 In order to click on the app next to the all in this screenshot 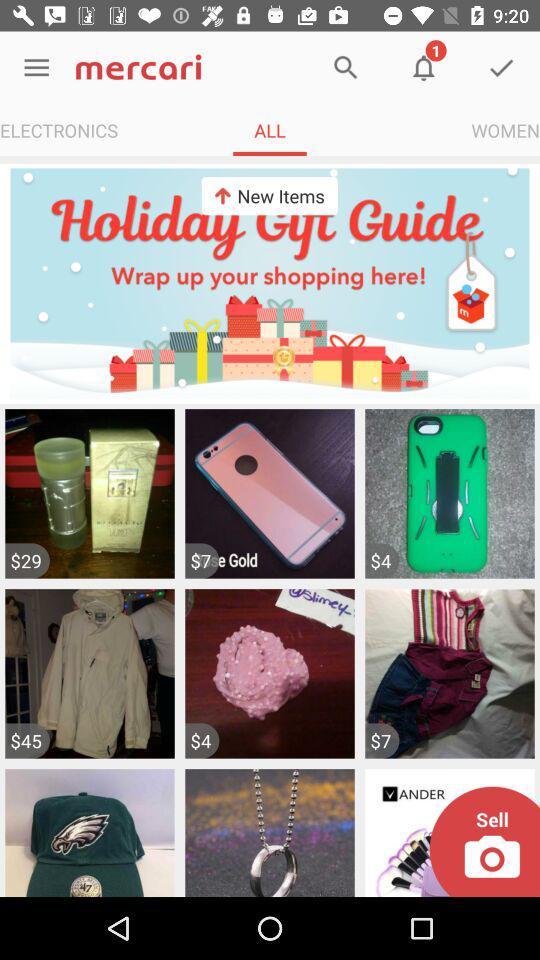, I will do `click(59, 129)`.